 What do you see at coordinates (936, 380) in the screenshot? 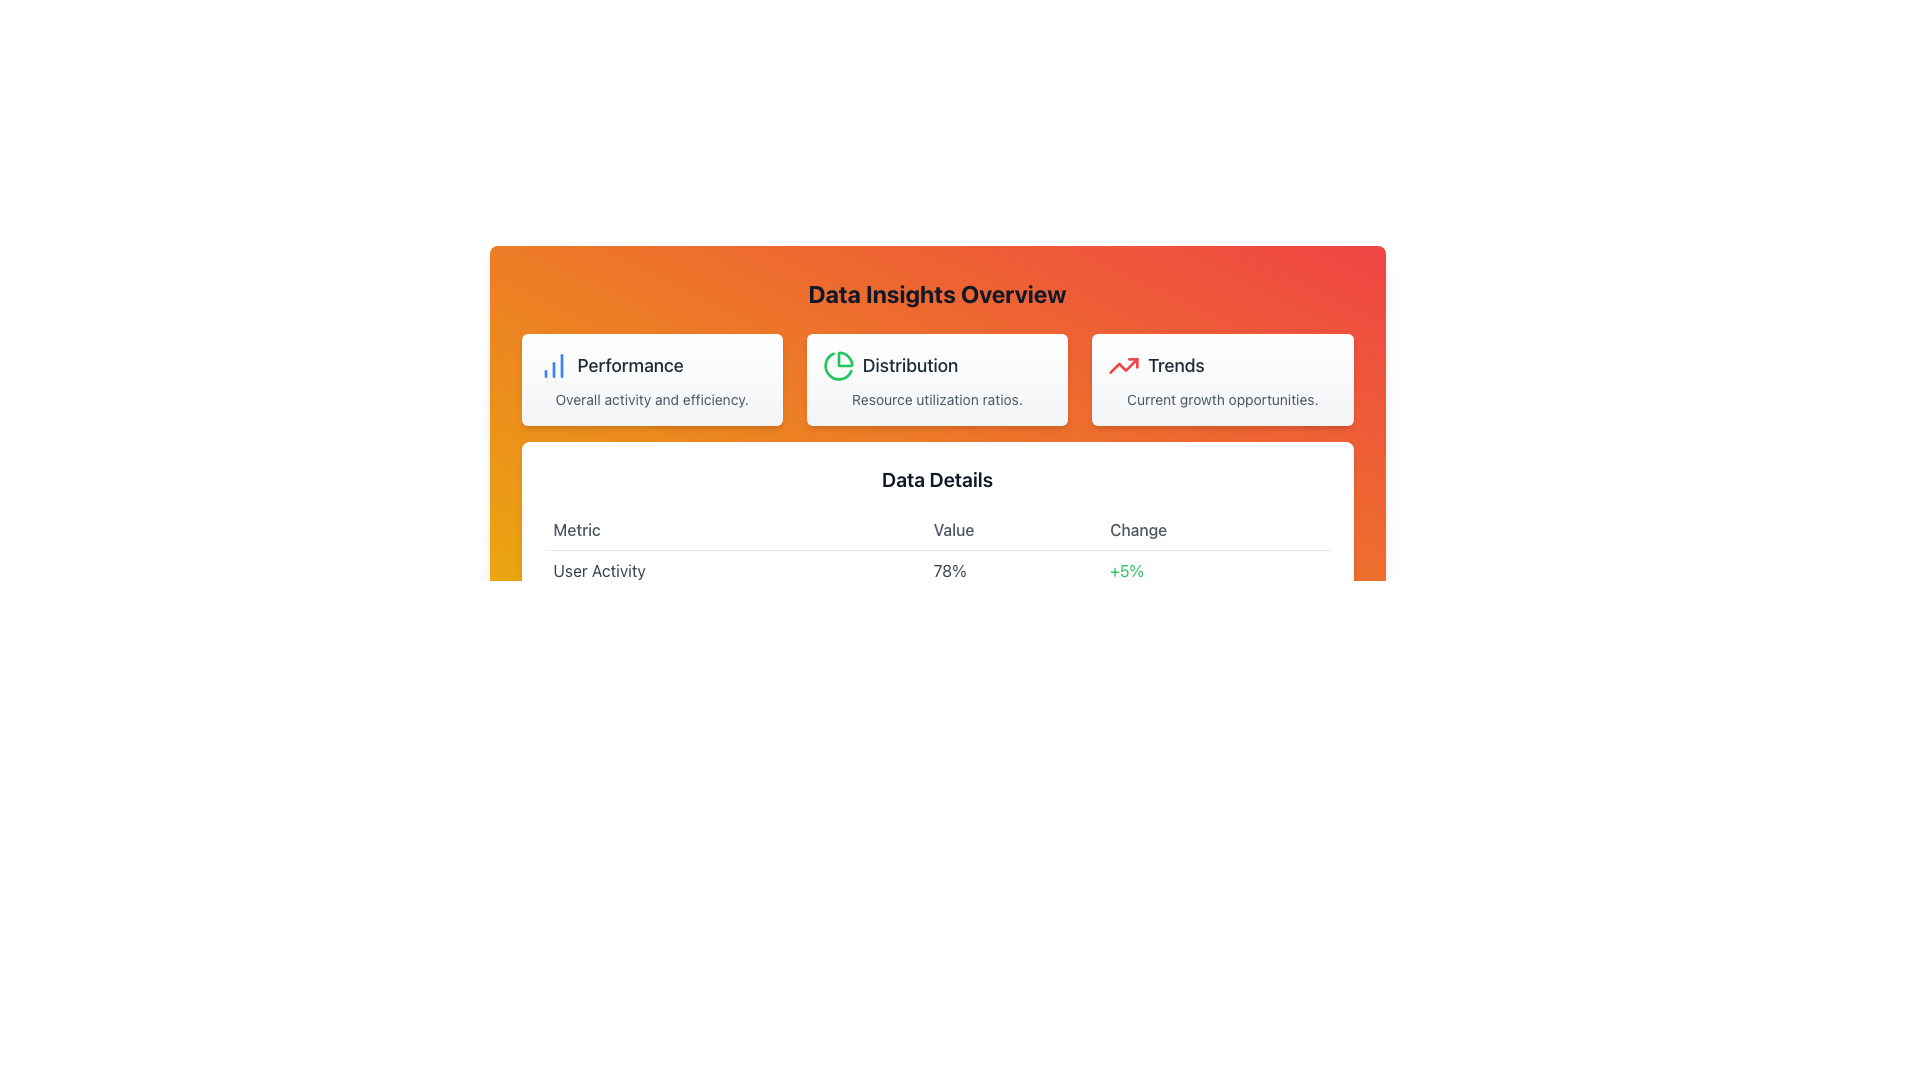
I see `the static informational card displaying 'Distribution' and its definition 'Resource utilization ratios.' within the grid layout, located between the 'Performance' and 'Trends' tiles` at bounding box center [936, 380].